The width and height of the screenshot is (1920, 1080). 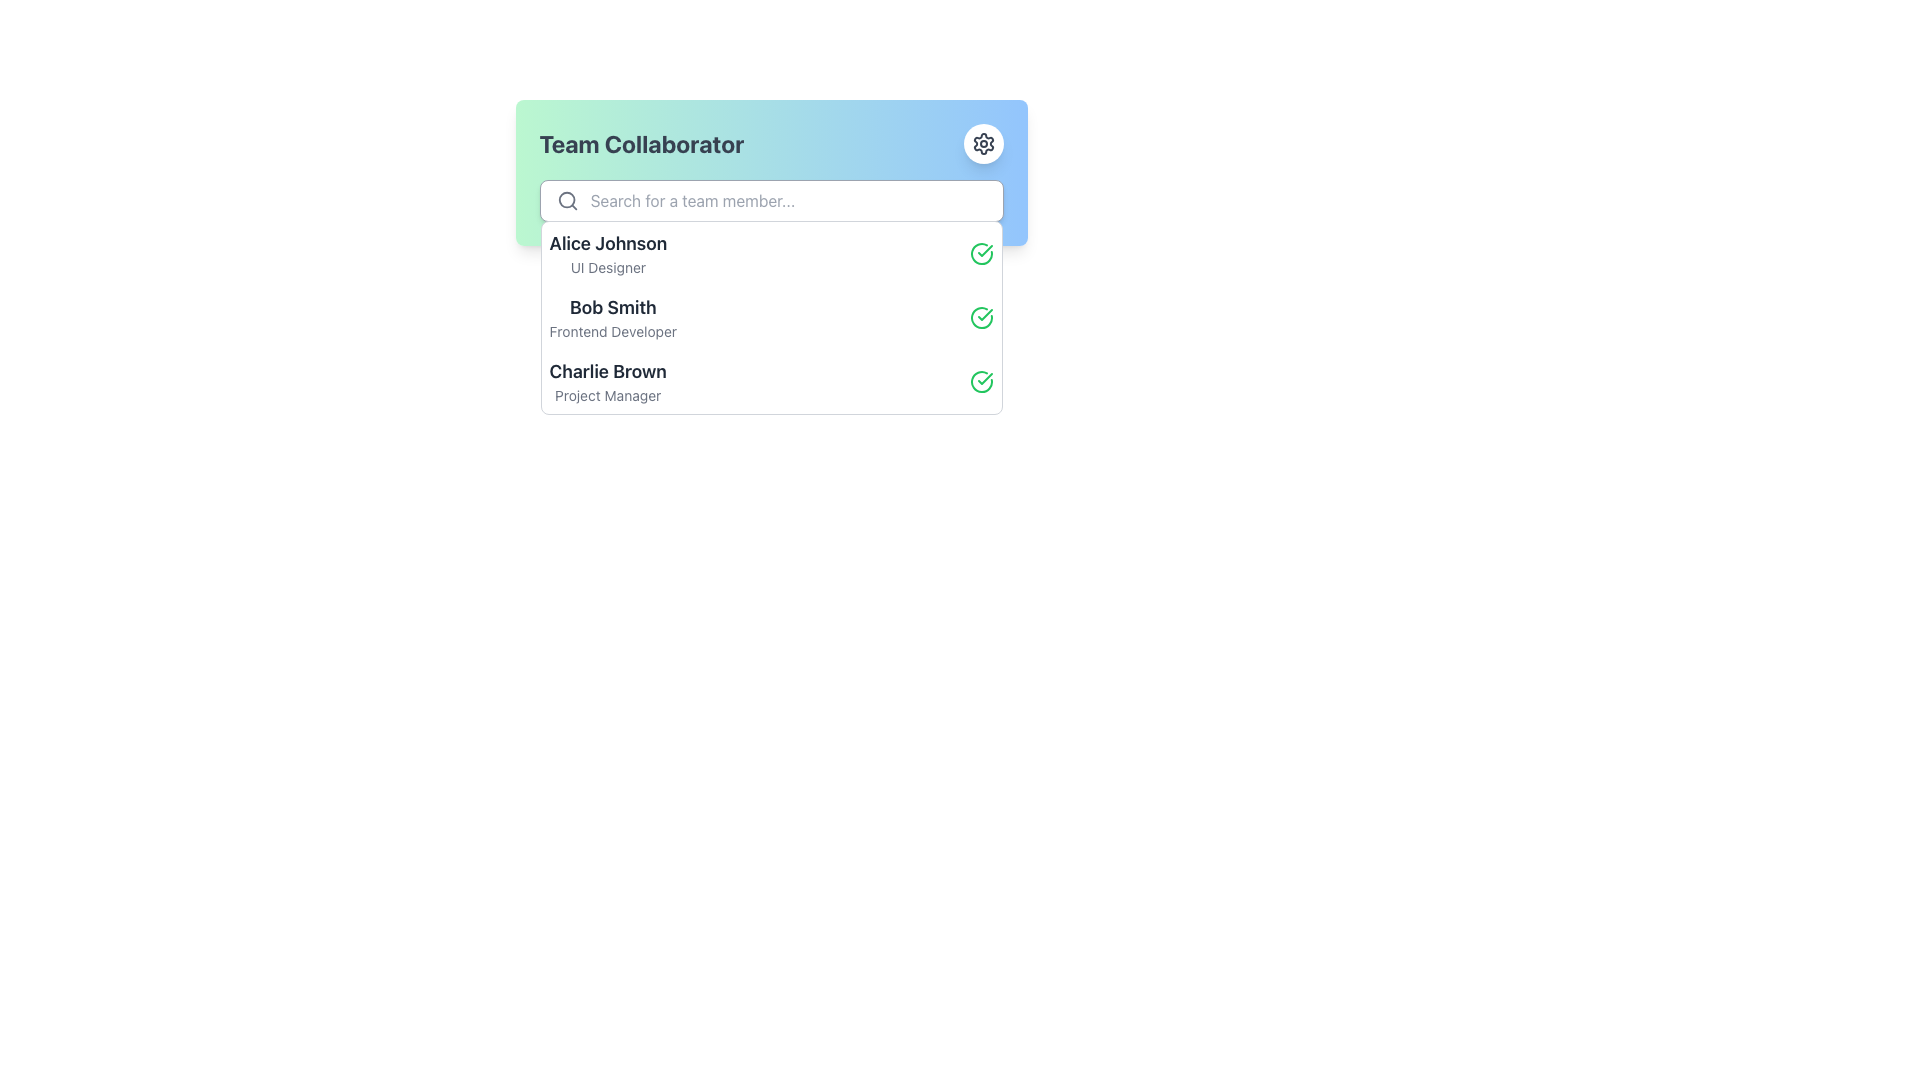 I want to click on the text input field for searching team members, located at the top-center section of the 'Team Collaborator' panel, so click(x=770, y=200).